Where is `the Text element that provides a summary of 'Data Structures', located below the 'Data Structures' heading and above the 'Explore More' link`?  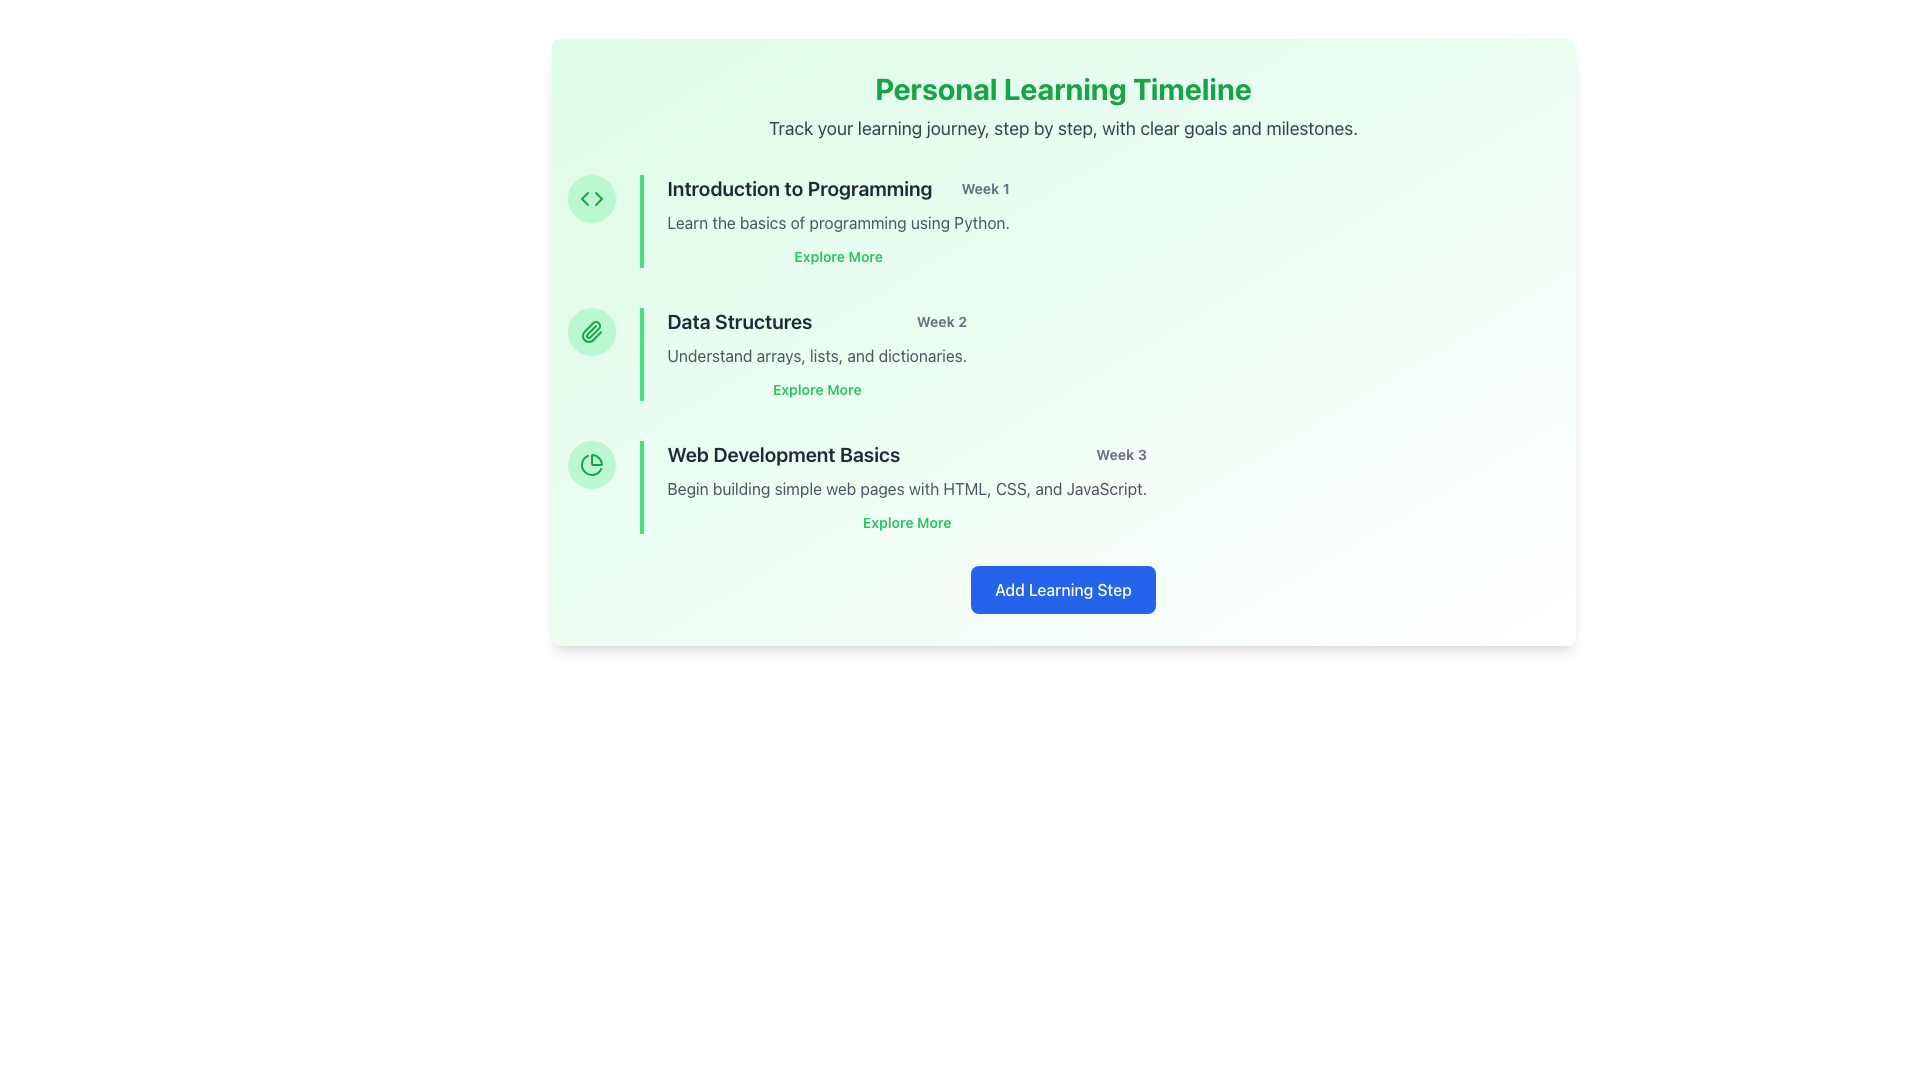 the Text element that provides a summary of 'Data Structures', located below the 'Data Structures' heading and above the 'Explore More' link is located at coordinates (817, 354).